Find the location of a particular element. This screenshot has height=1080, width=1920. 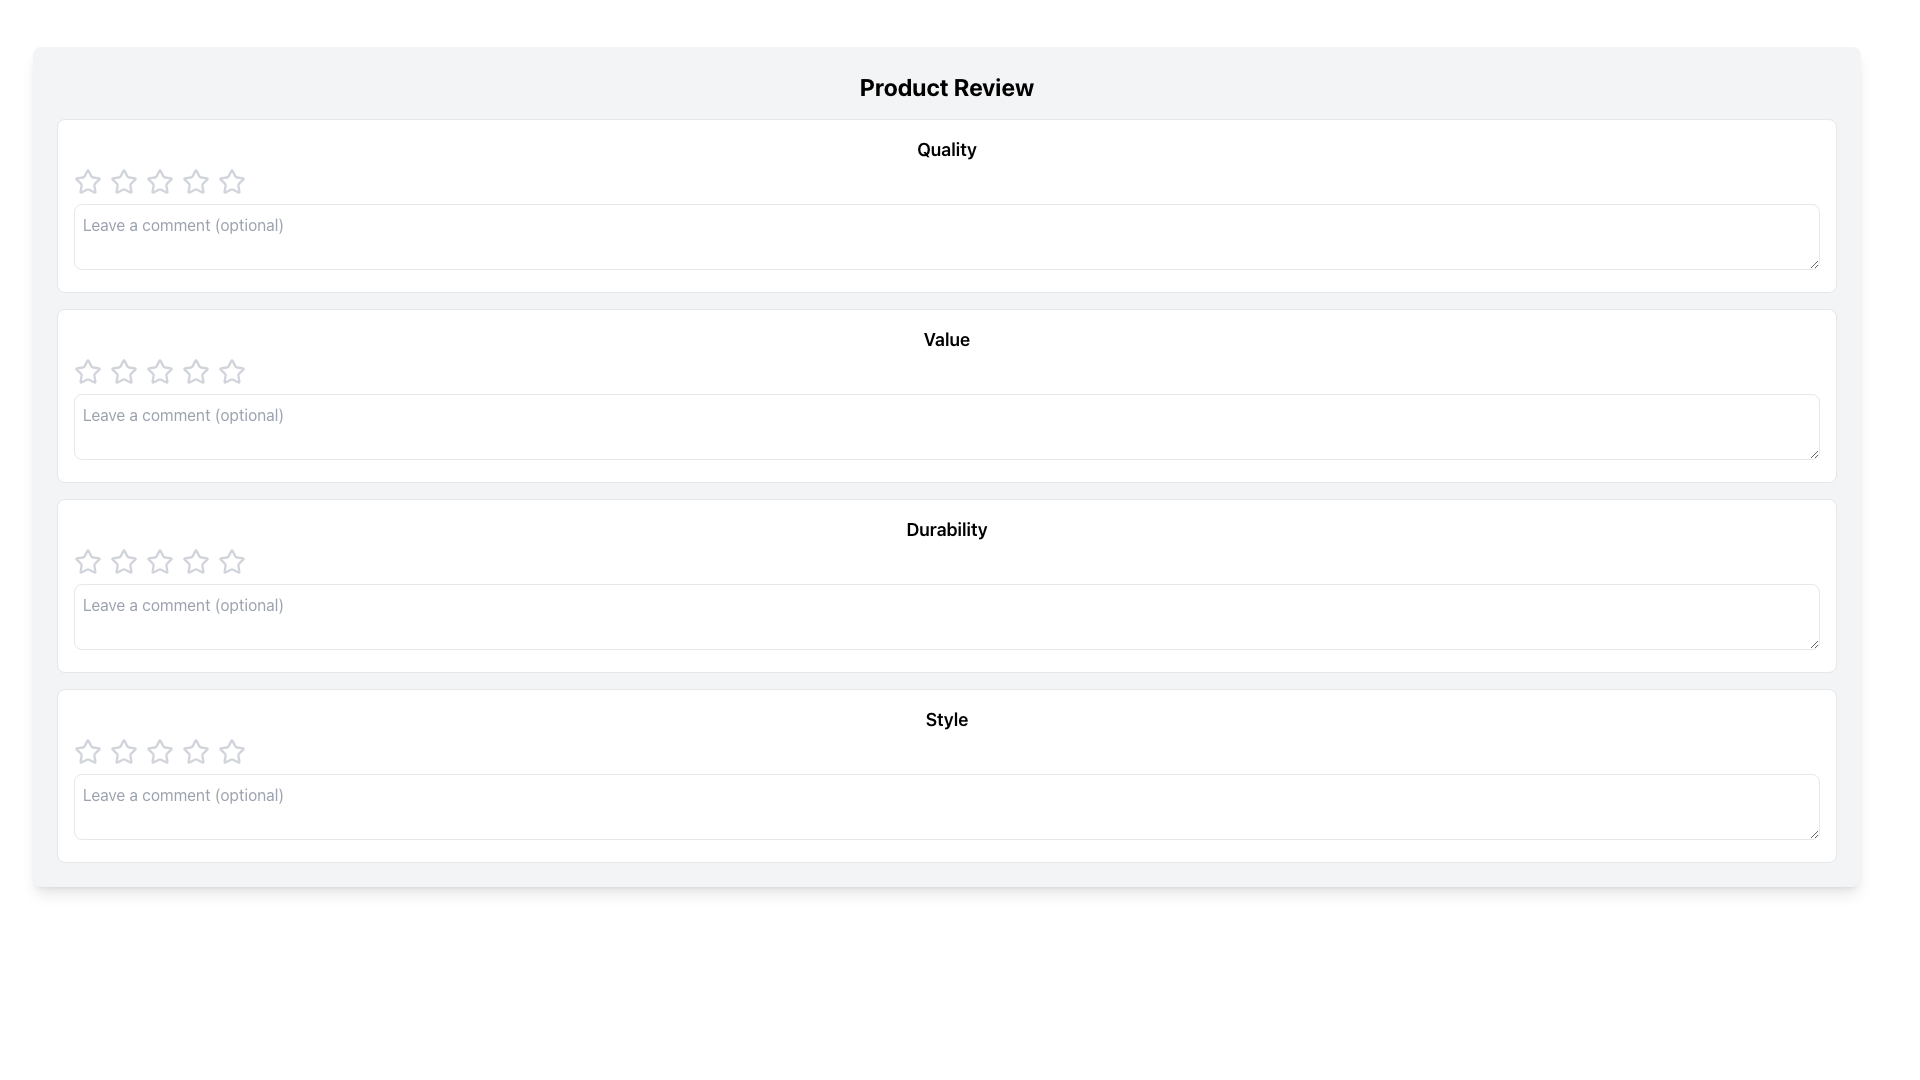

the first star-shaped icon representing an unselected rating component in the 'Style' review section is located at coordinates (86, 752).